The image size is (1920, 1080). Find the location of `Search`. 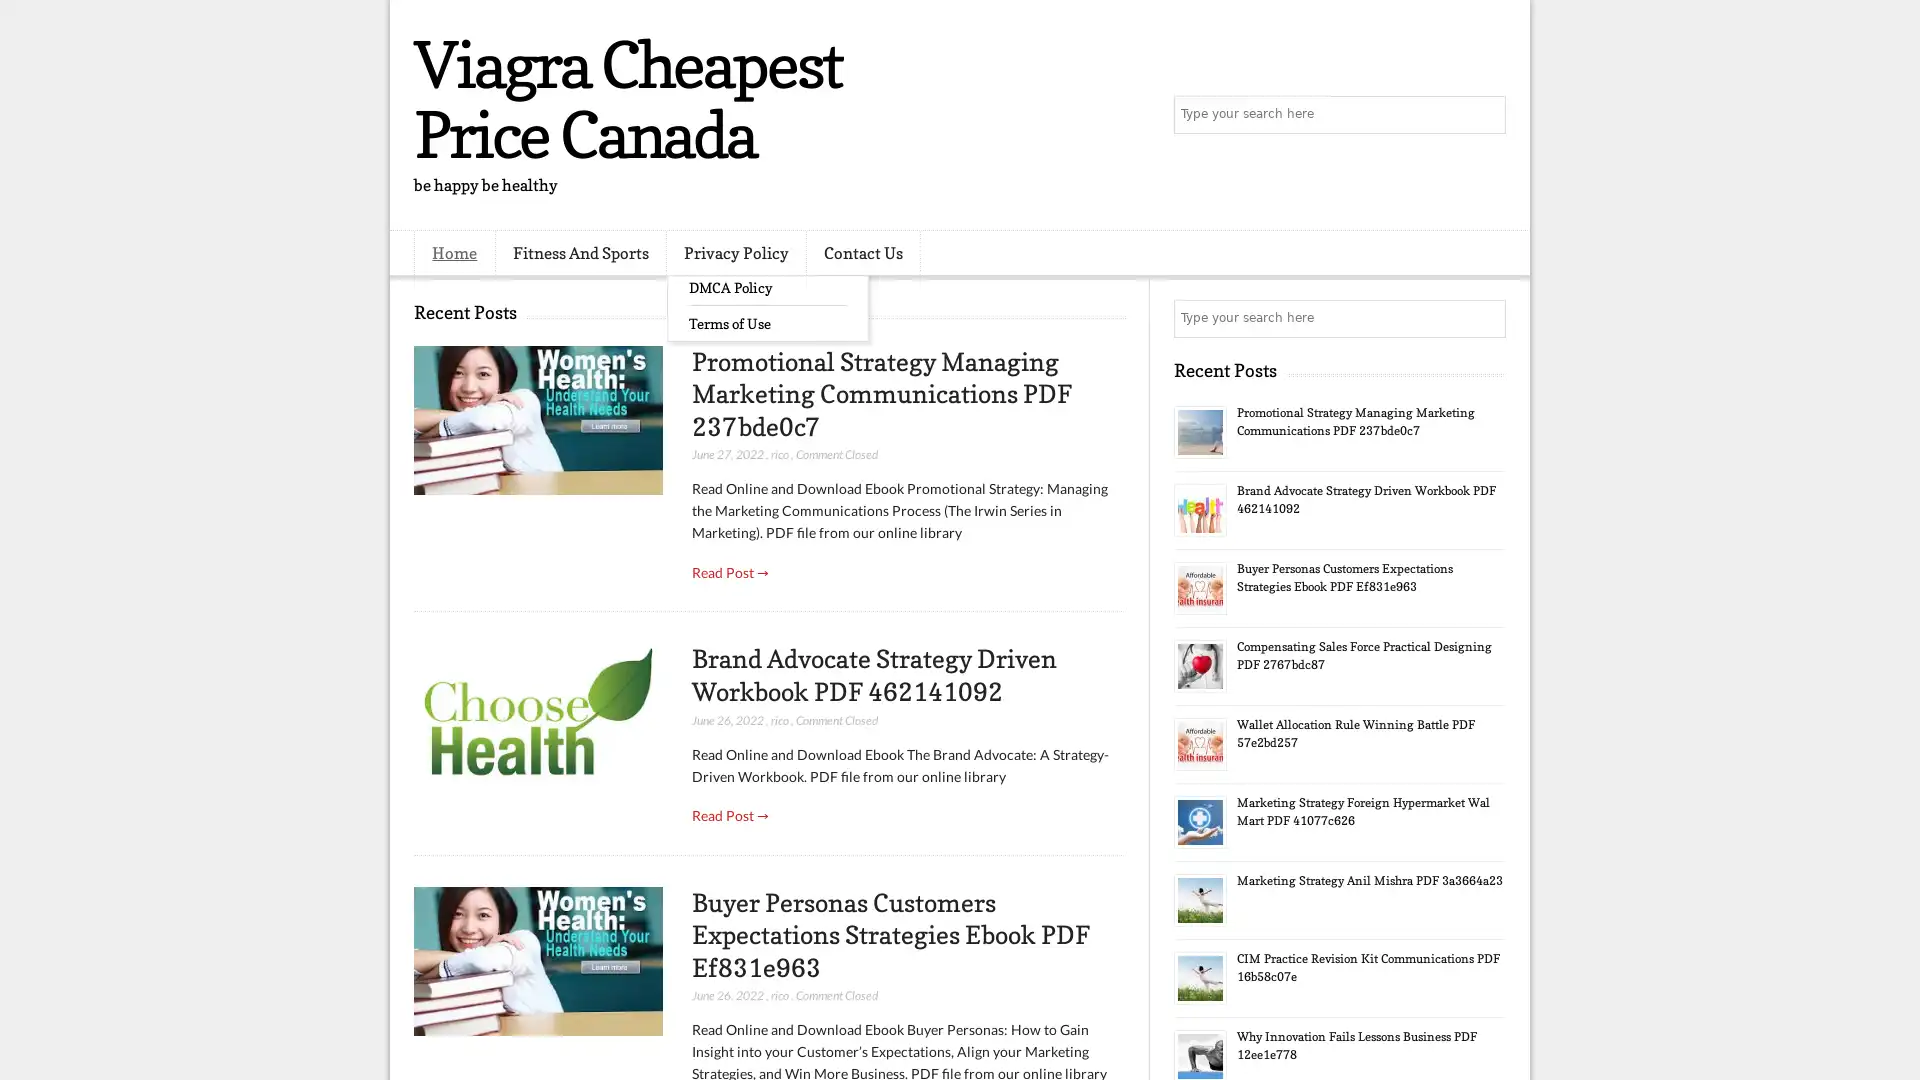

Search is located at coordinates (1485, 318).